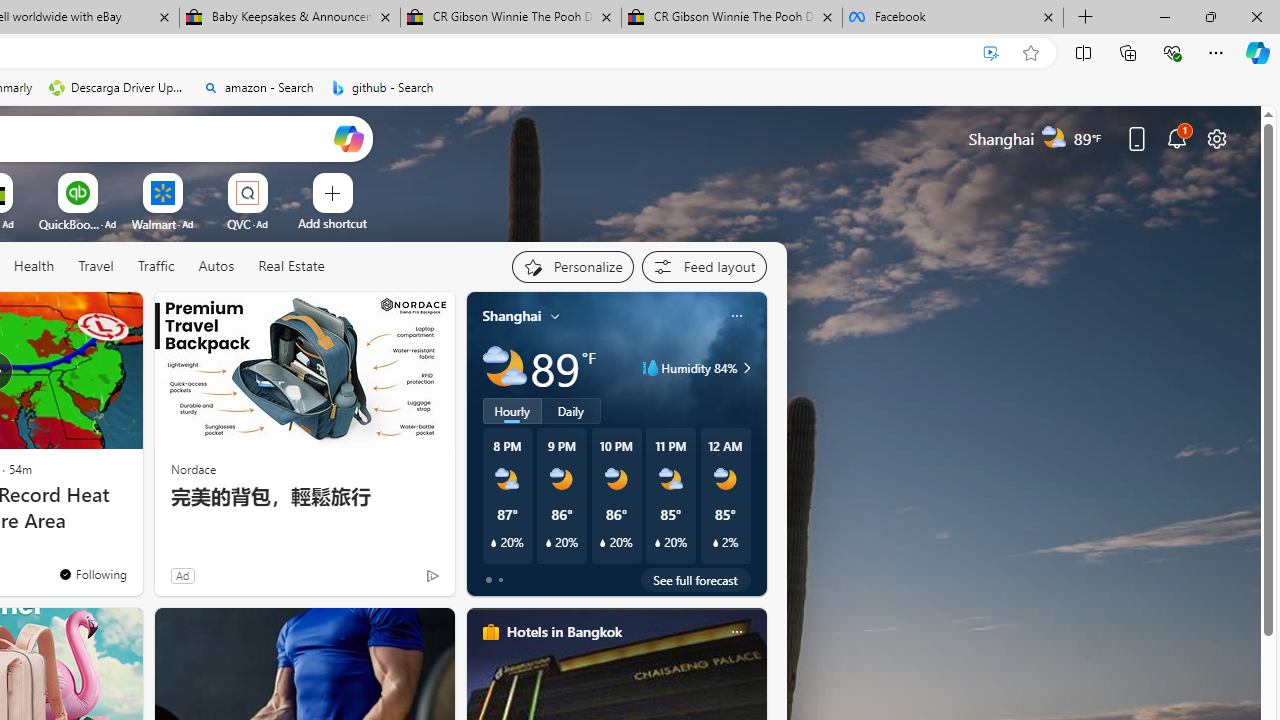 The image size is (1280, 720). What do you see at coordinates (290, 266) in the screenshot?
I see `'Real Estate'` at bounding box center [290, 266].